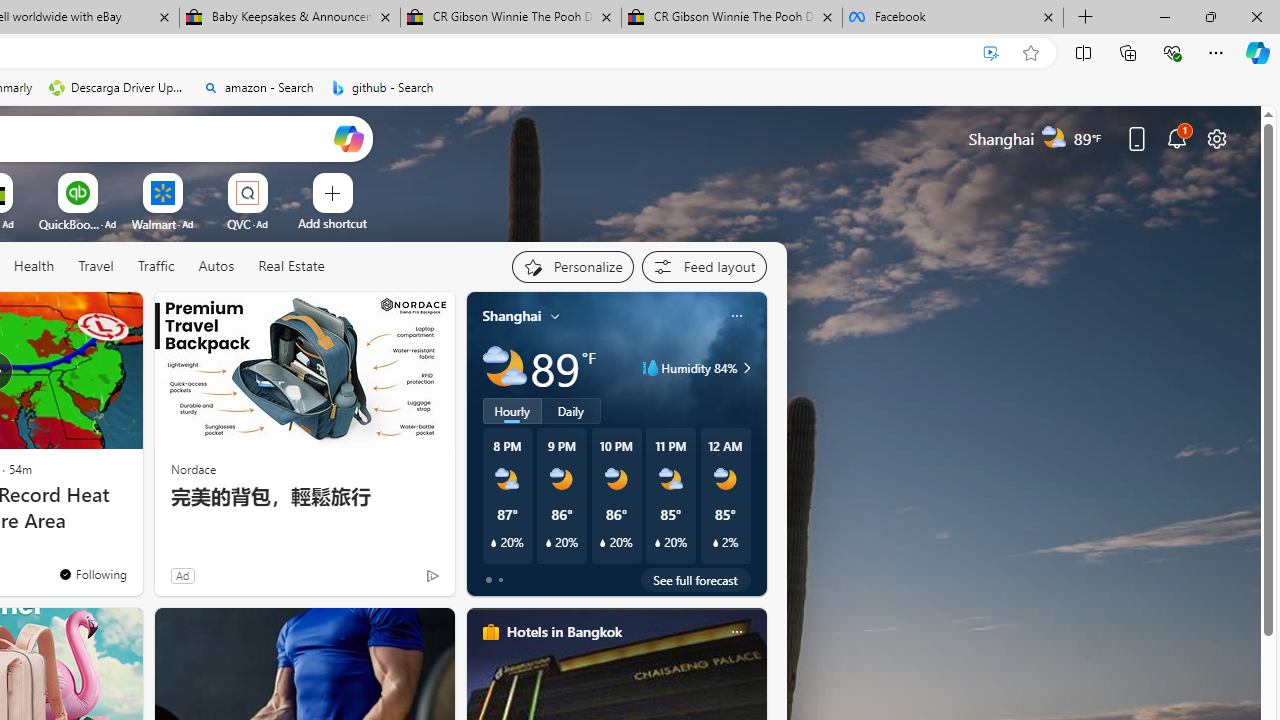 The image size is (1280, 720). What do you see at coordinates (290, 266) in the screenshot?
I see `'Real Estate'` at bounding box center [290, 266].